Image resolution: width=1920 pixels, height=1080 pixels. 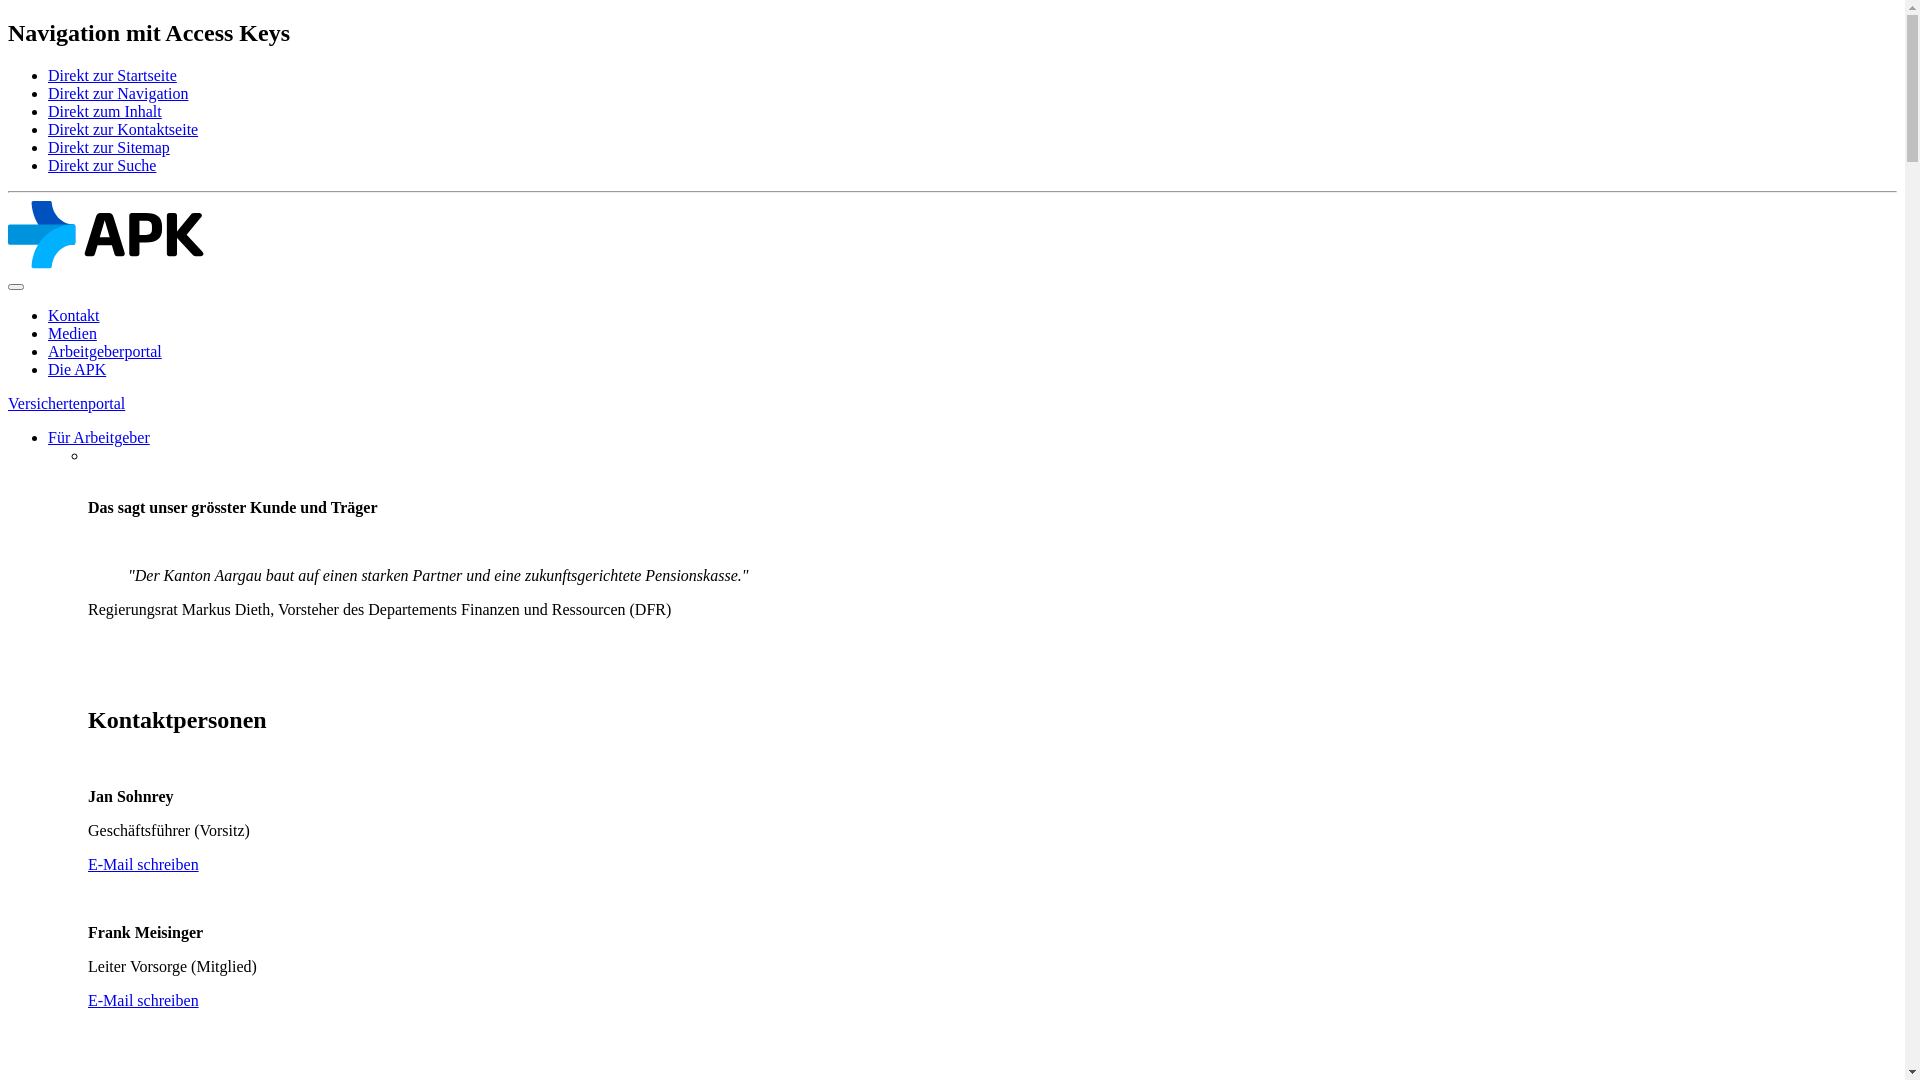 I want to click on 'Direkt zur Navigation', so click(x=117, y=93).